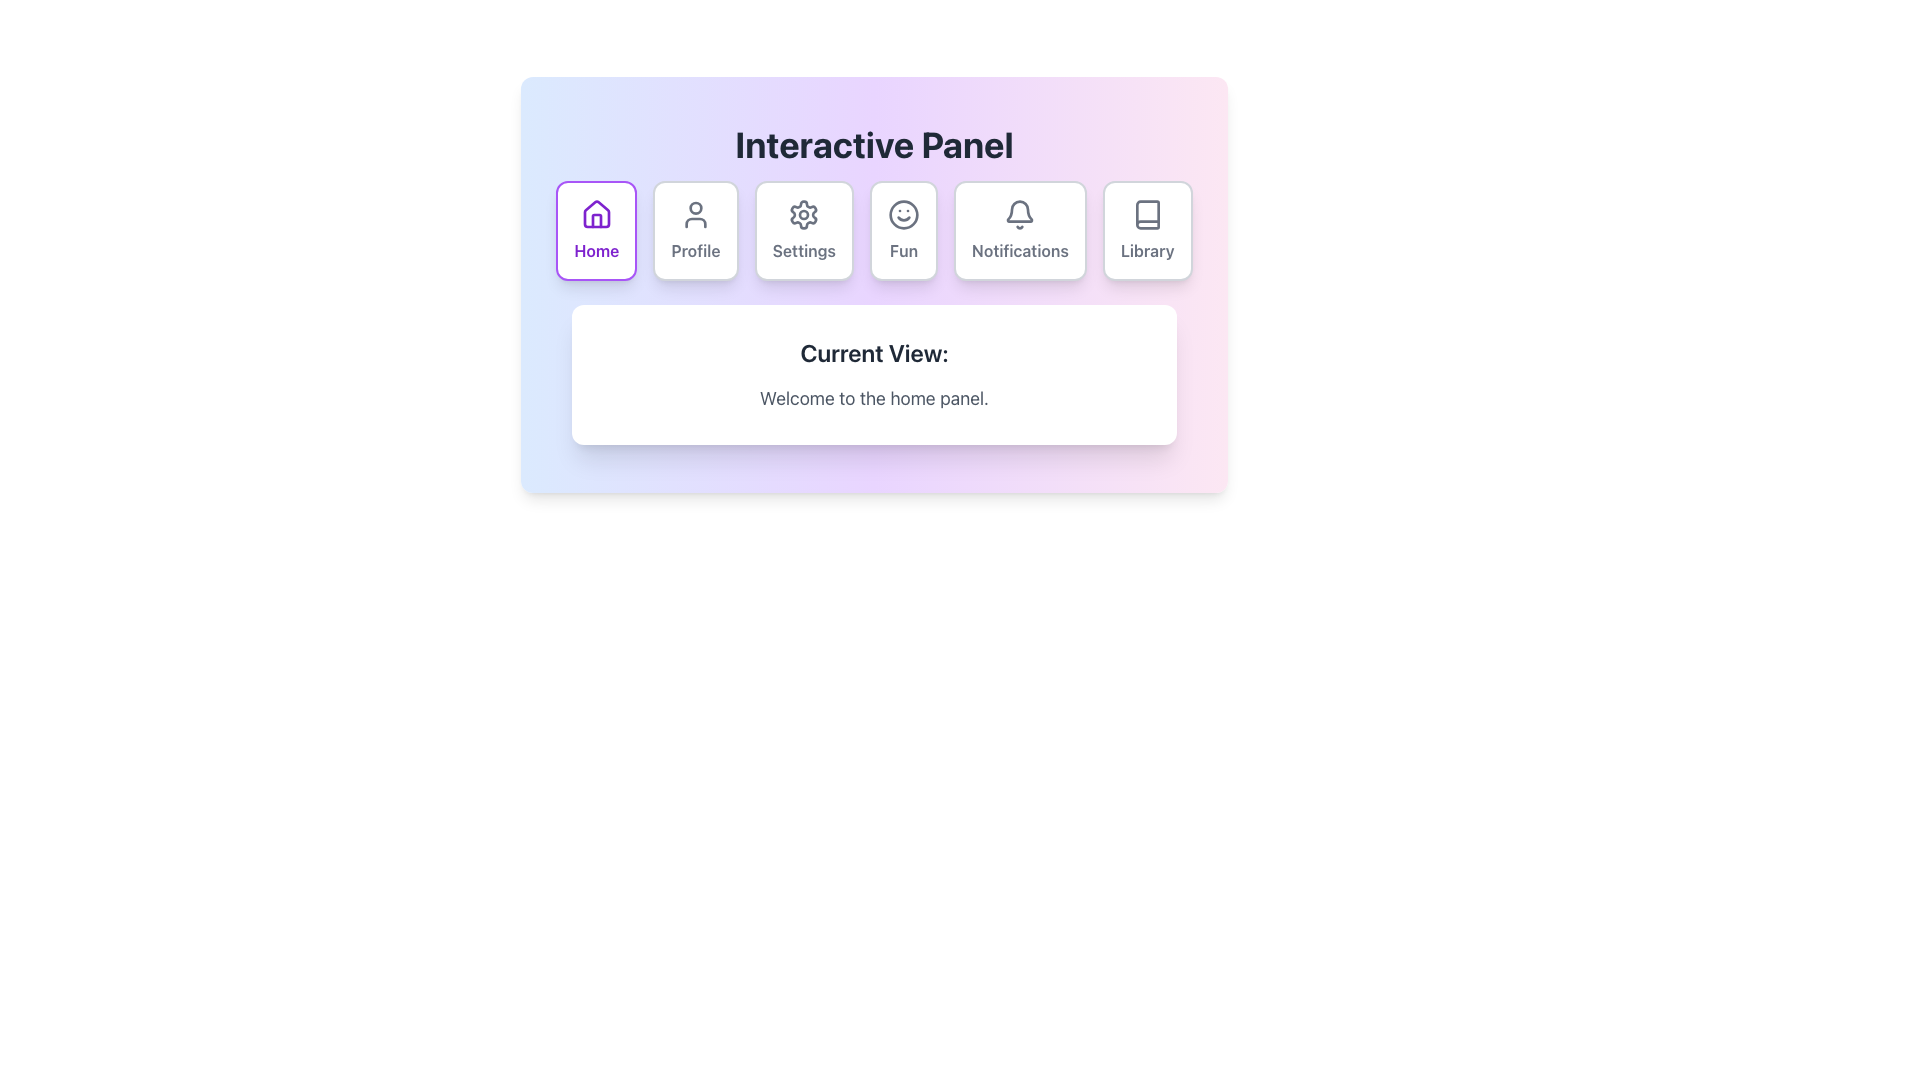 The width and height of the screenshot is (1920, 1080). I want to click on the notification icon located at the top of the notification button, which is fourth from the left among a row of options in the panel, so click(1020, 215).